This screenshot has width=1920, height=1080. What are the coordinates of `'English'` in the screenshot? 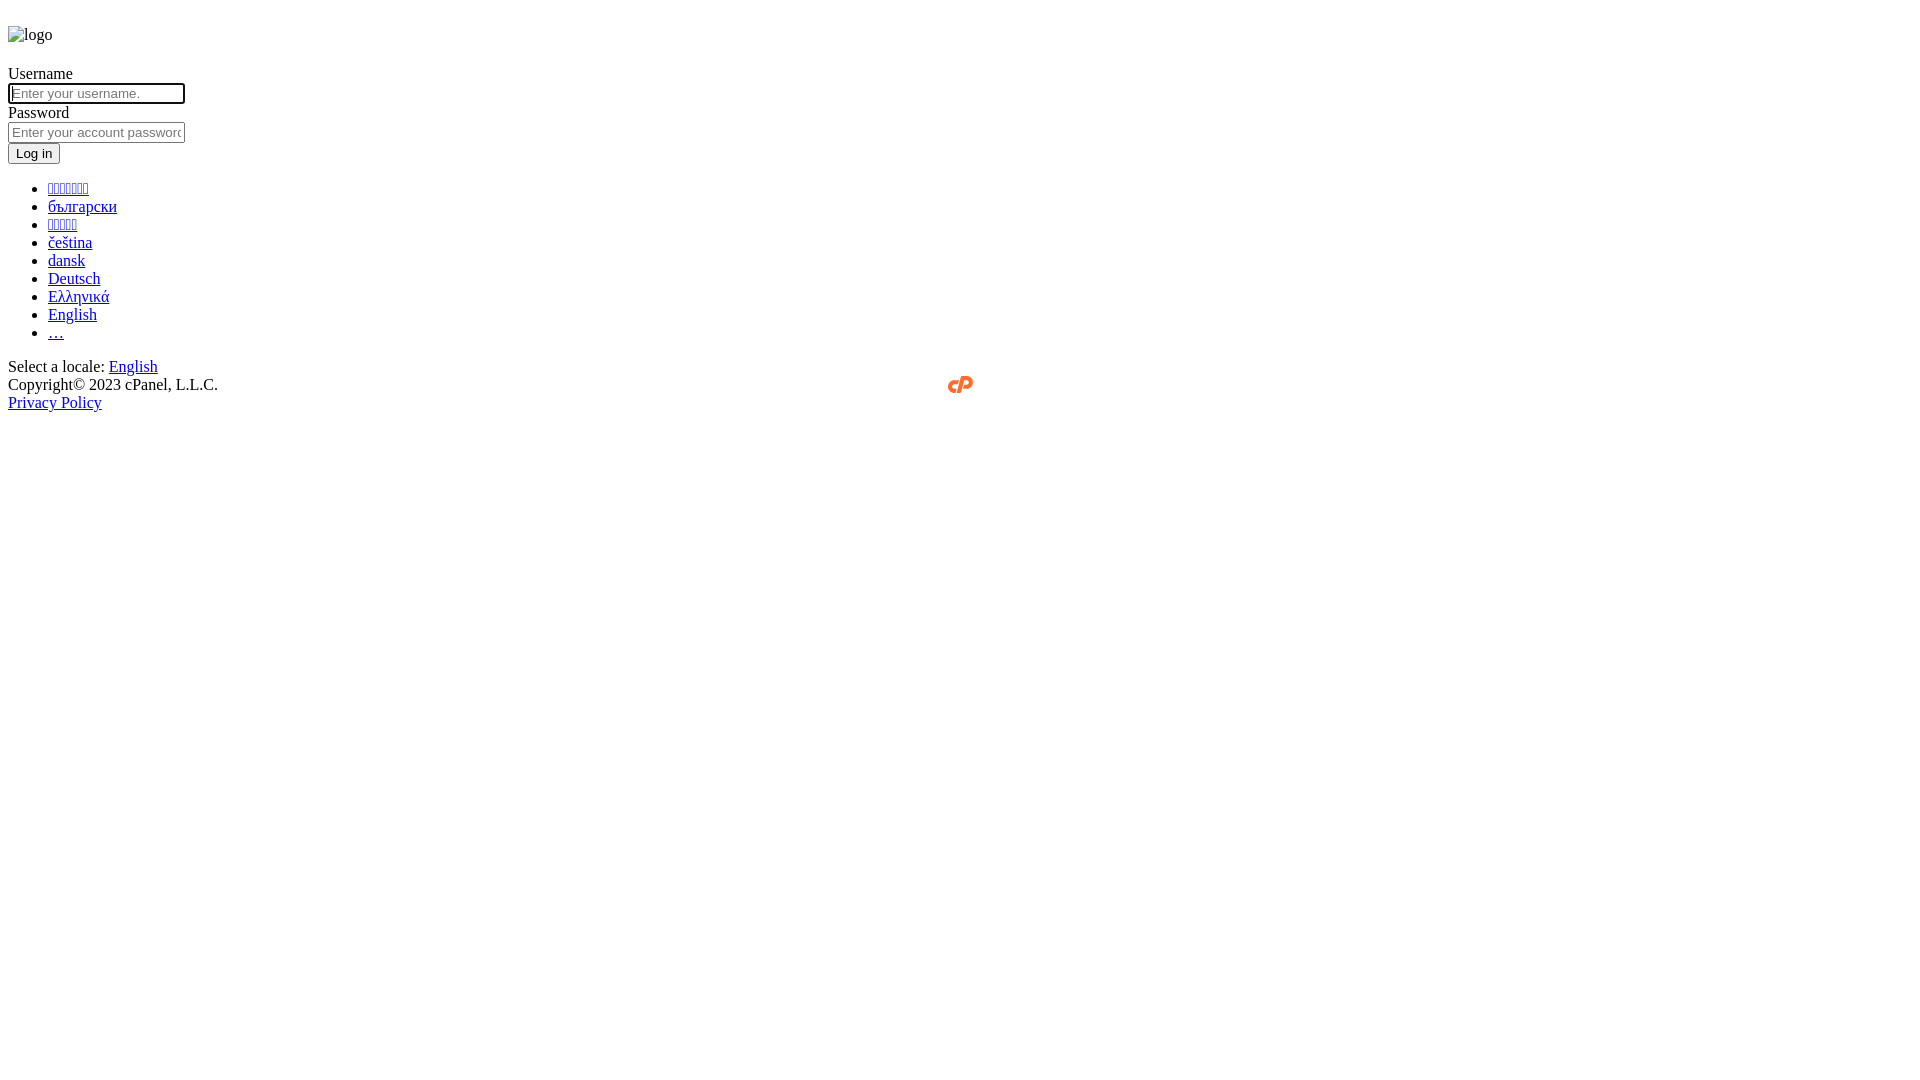 It's located at (72, 314).